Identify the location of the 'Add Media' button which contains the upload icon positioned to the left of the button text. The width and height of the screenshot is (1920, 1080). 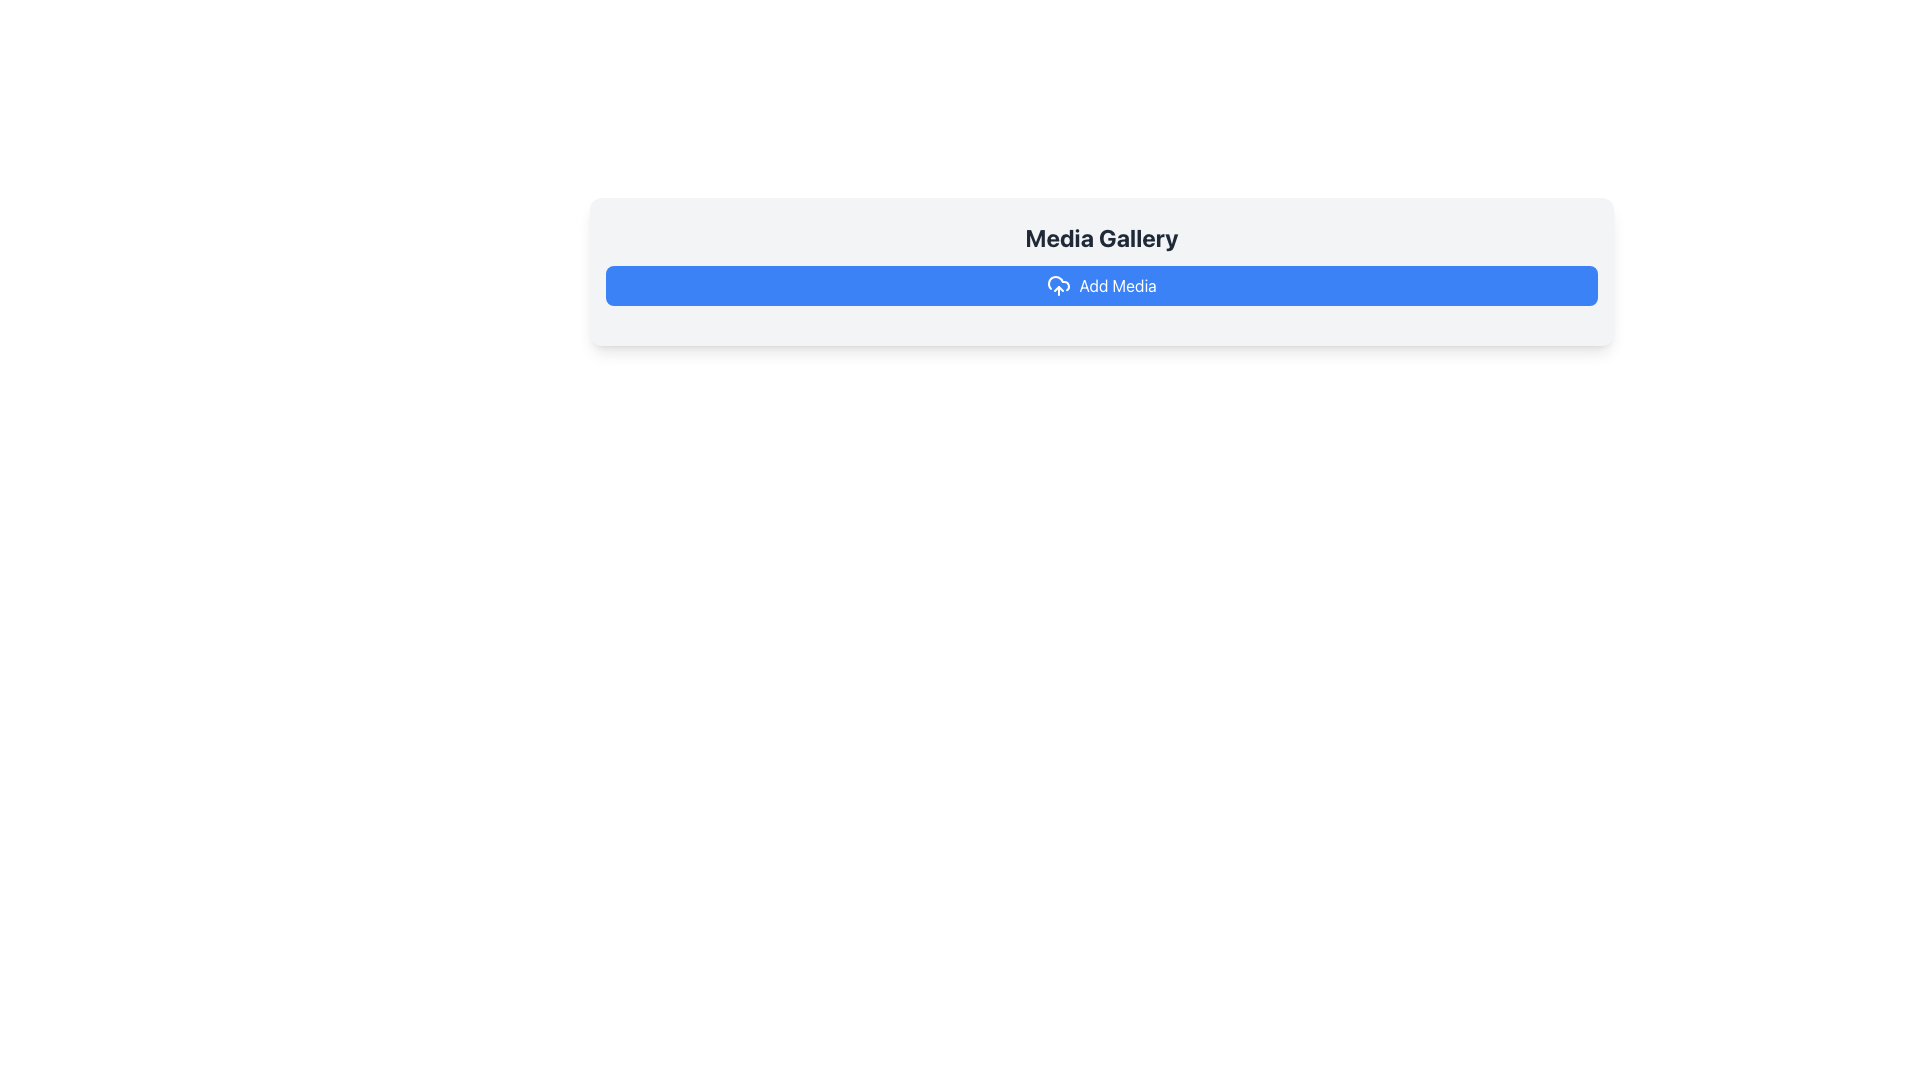
(1058, 285).